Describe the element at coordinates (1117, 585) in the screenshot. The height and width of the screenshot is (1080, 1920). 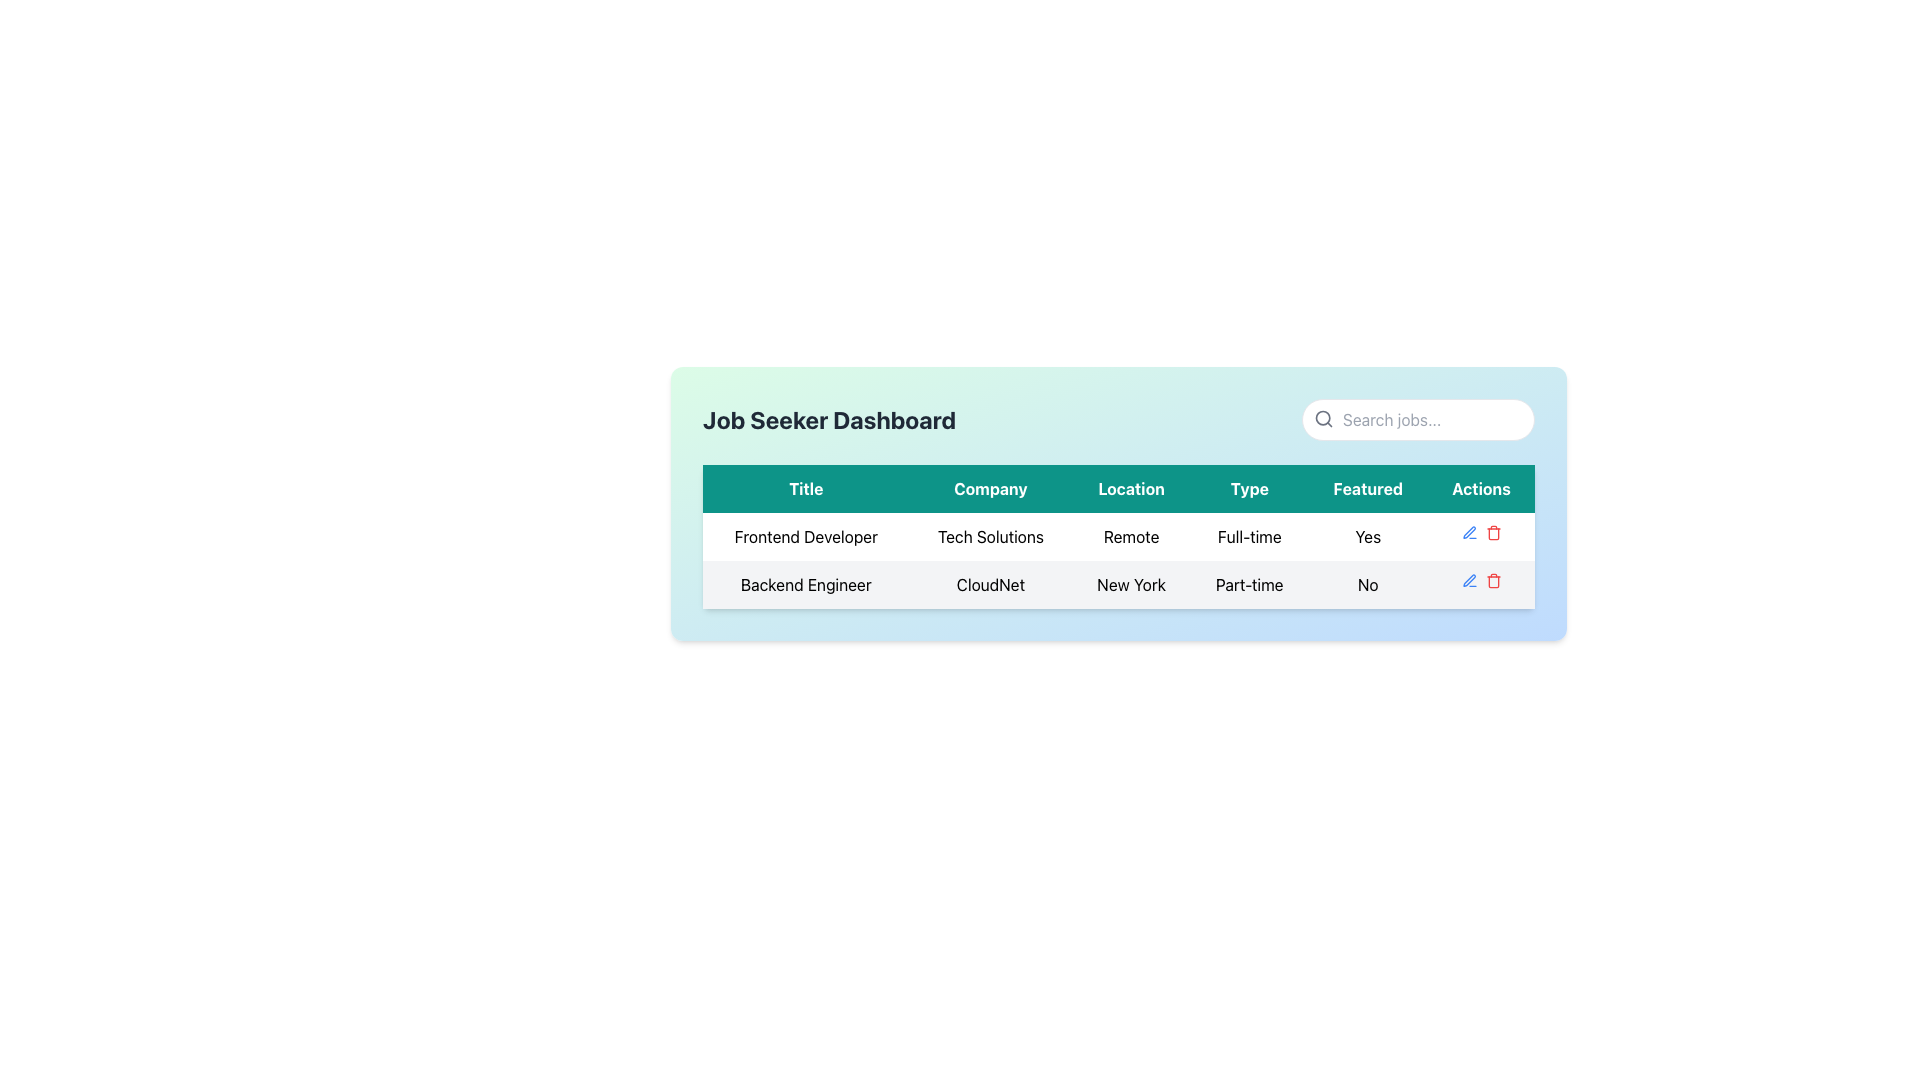
I see `the second row of the table containing information about 'Backend Engineer', 'CloudNet', 'New York', 'Part-time', and 'No'` at that location.